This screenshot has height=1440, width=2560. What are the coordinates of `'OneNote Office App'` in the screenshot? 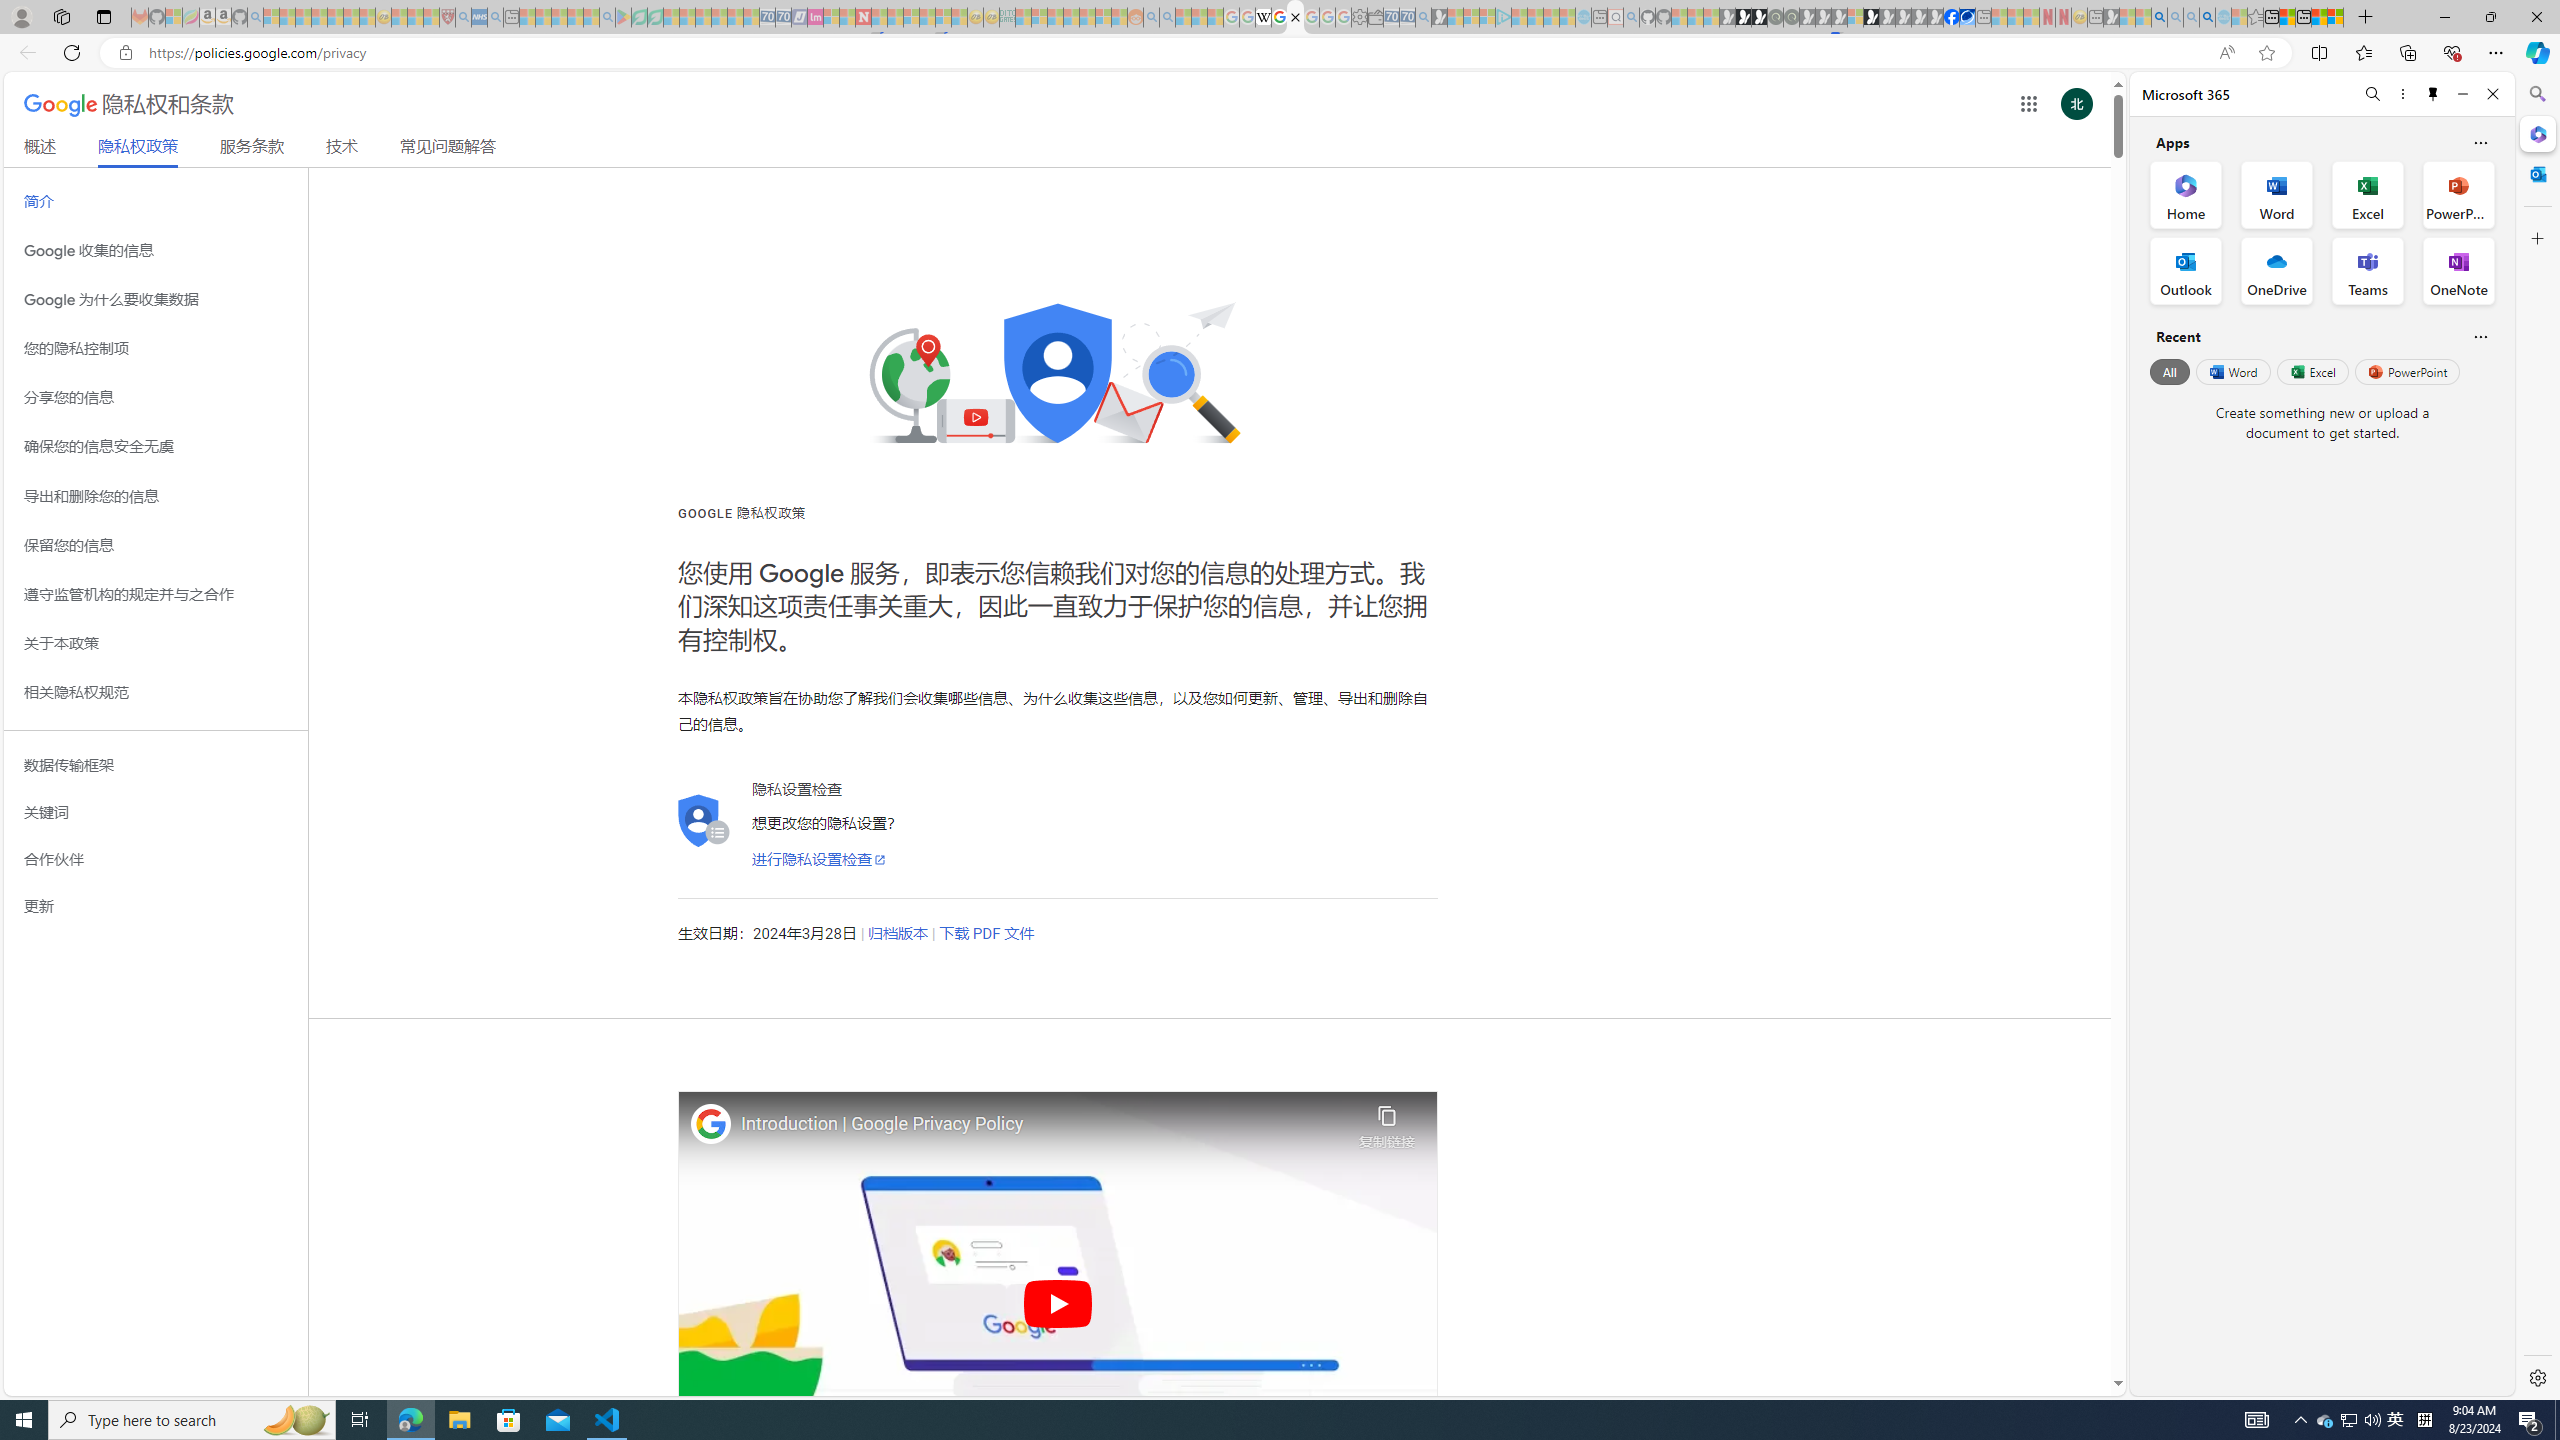 It's located at (2458, 271).